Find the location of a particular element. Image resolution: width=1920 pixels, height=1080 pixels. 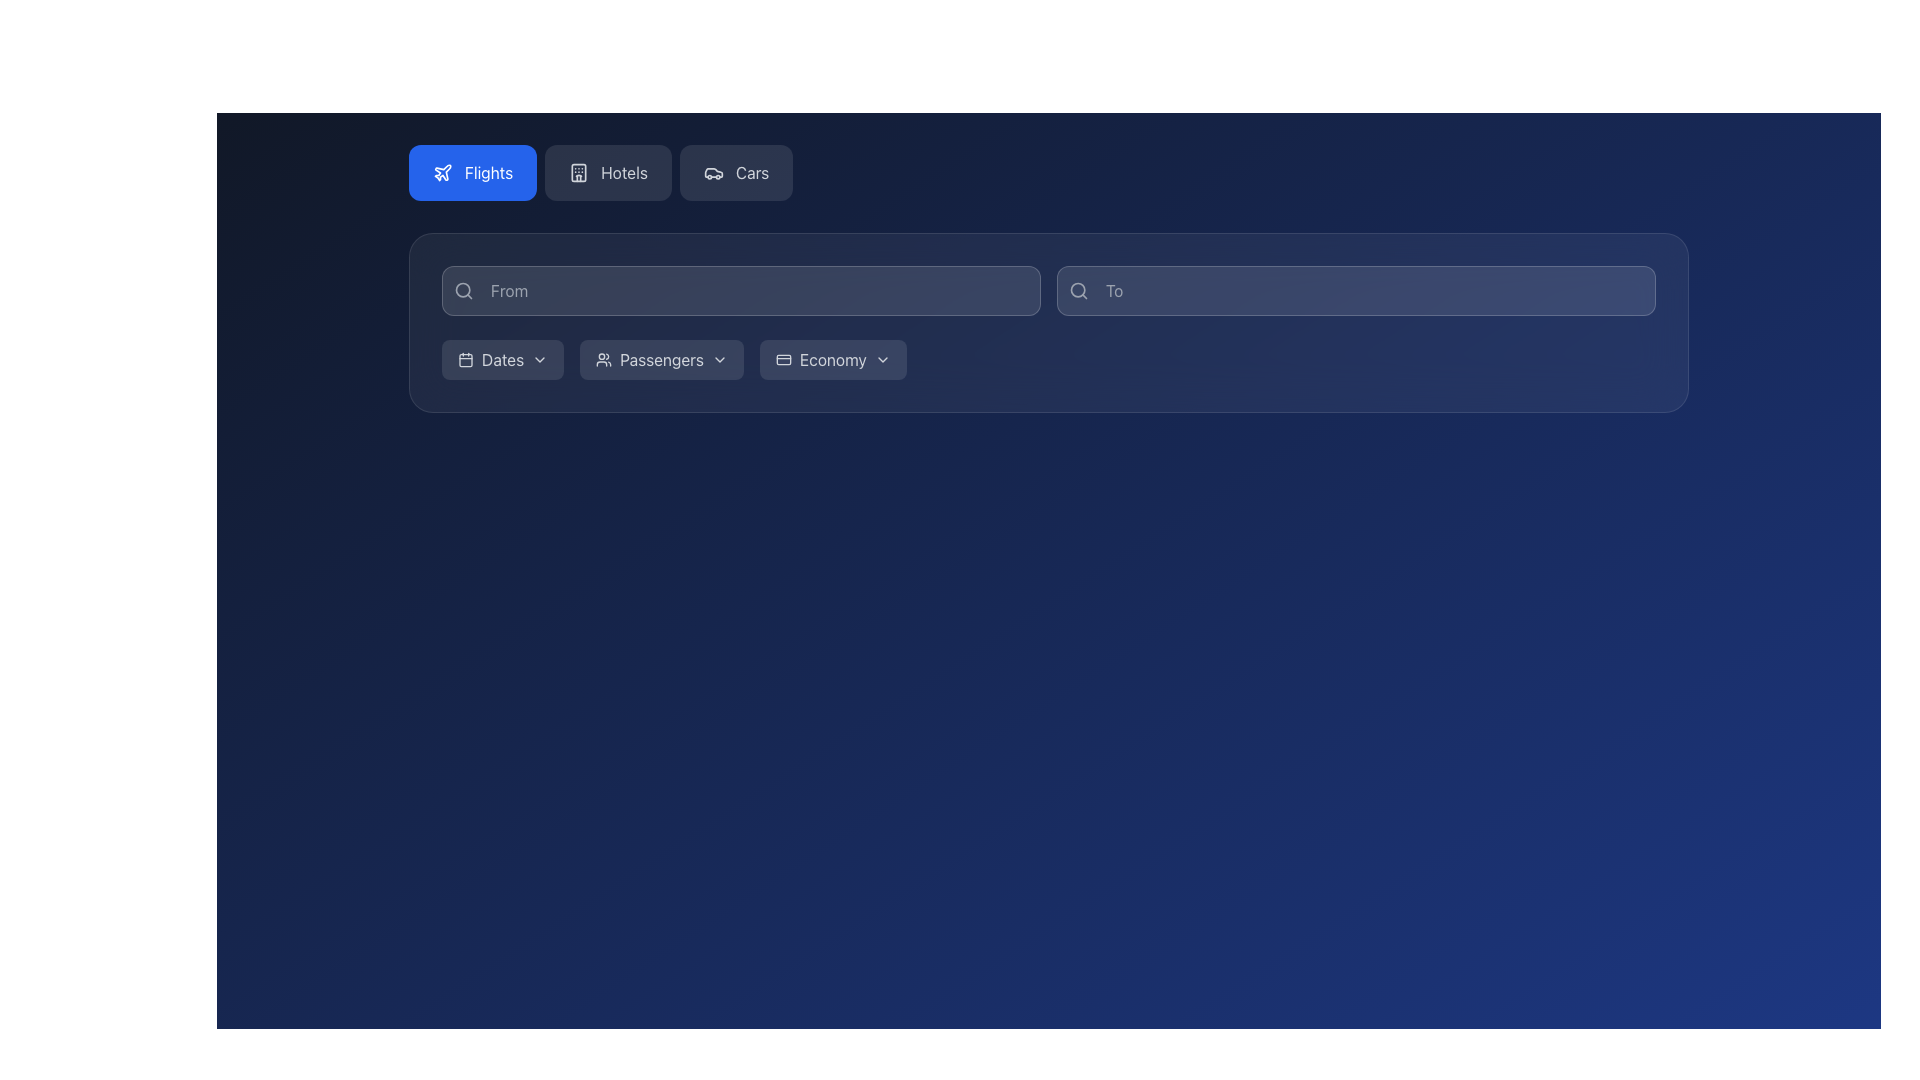

the visual indicator icon for the dropdown menu located at the right end of the 'Passengers' button, aligned horizontally with the label is located at coordinates (720, 358).